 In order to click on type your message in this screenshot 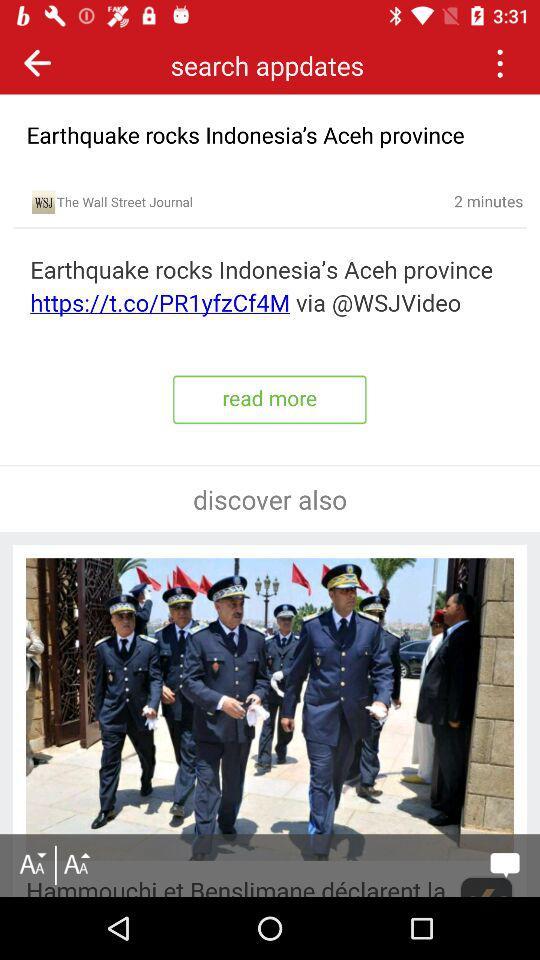, I will do `click(504, 864)`.